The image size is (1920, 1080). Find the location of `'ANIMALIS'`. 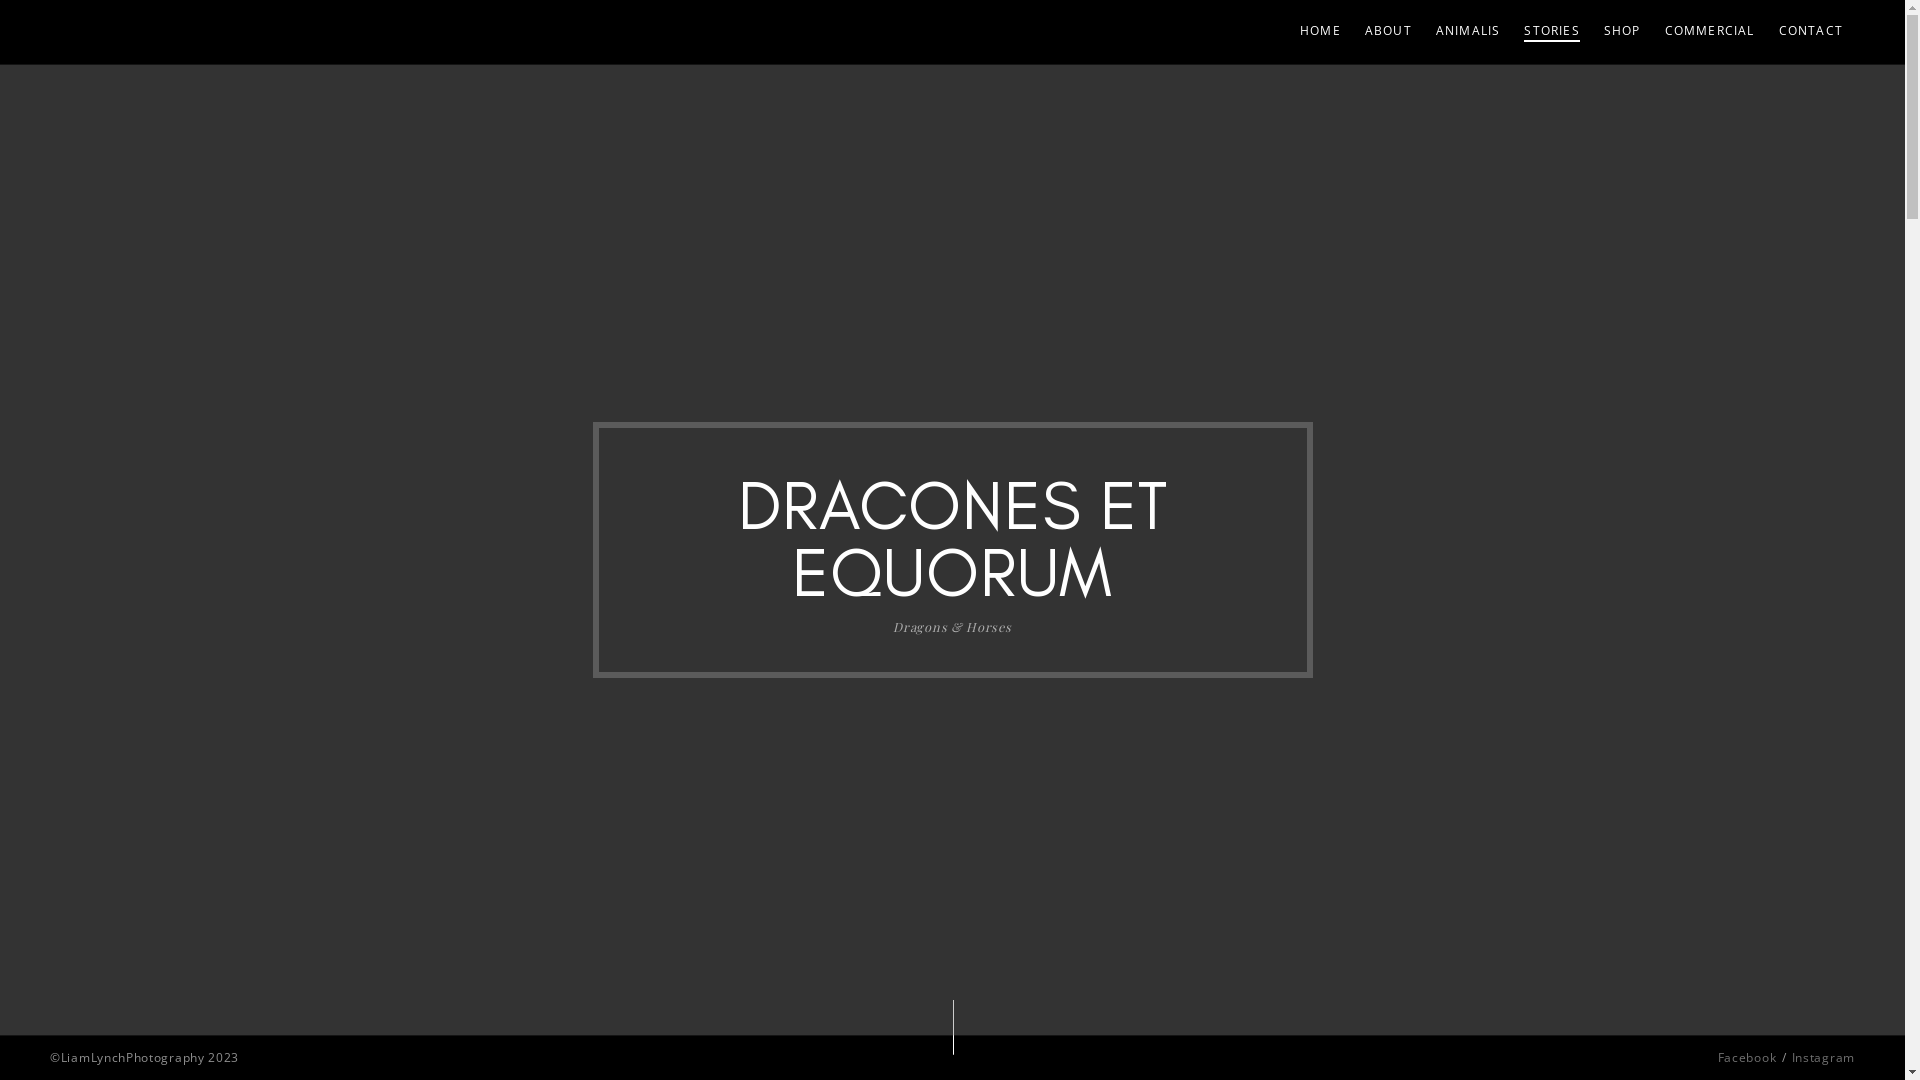

'ANIMALIS' is located at coordinates (1468, 31).